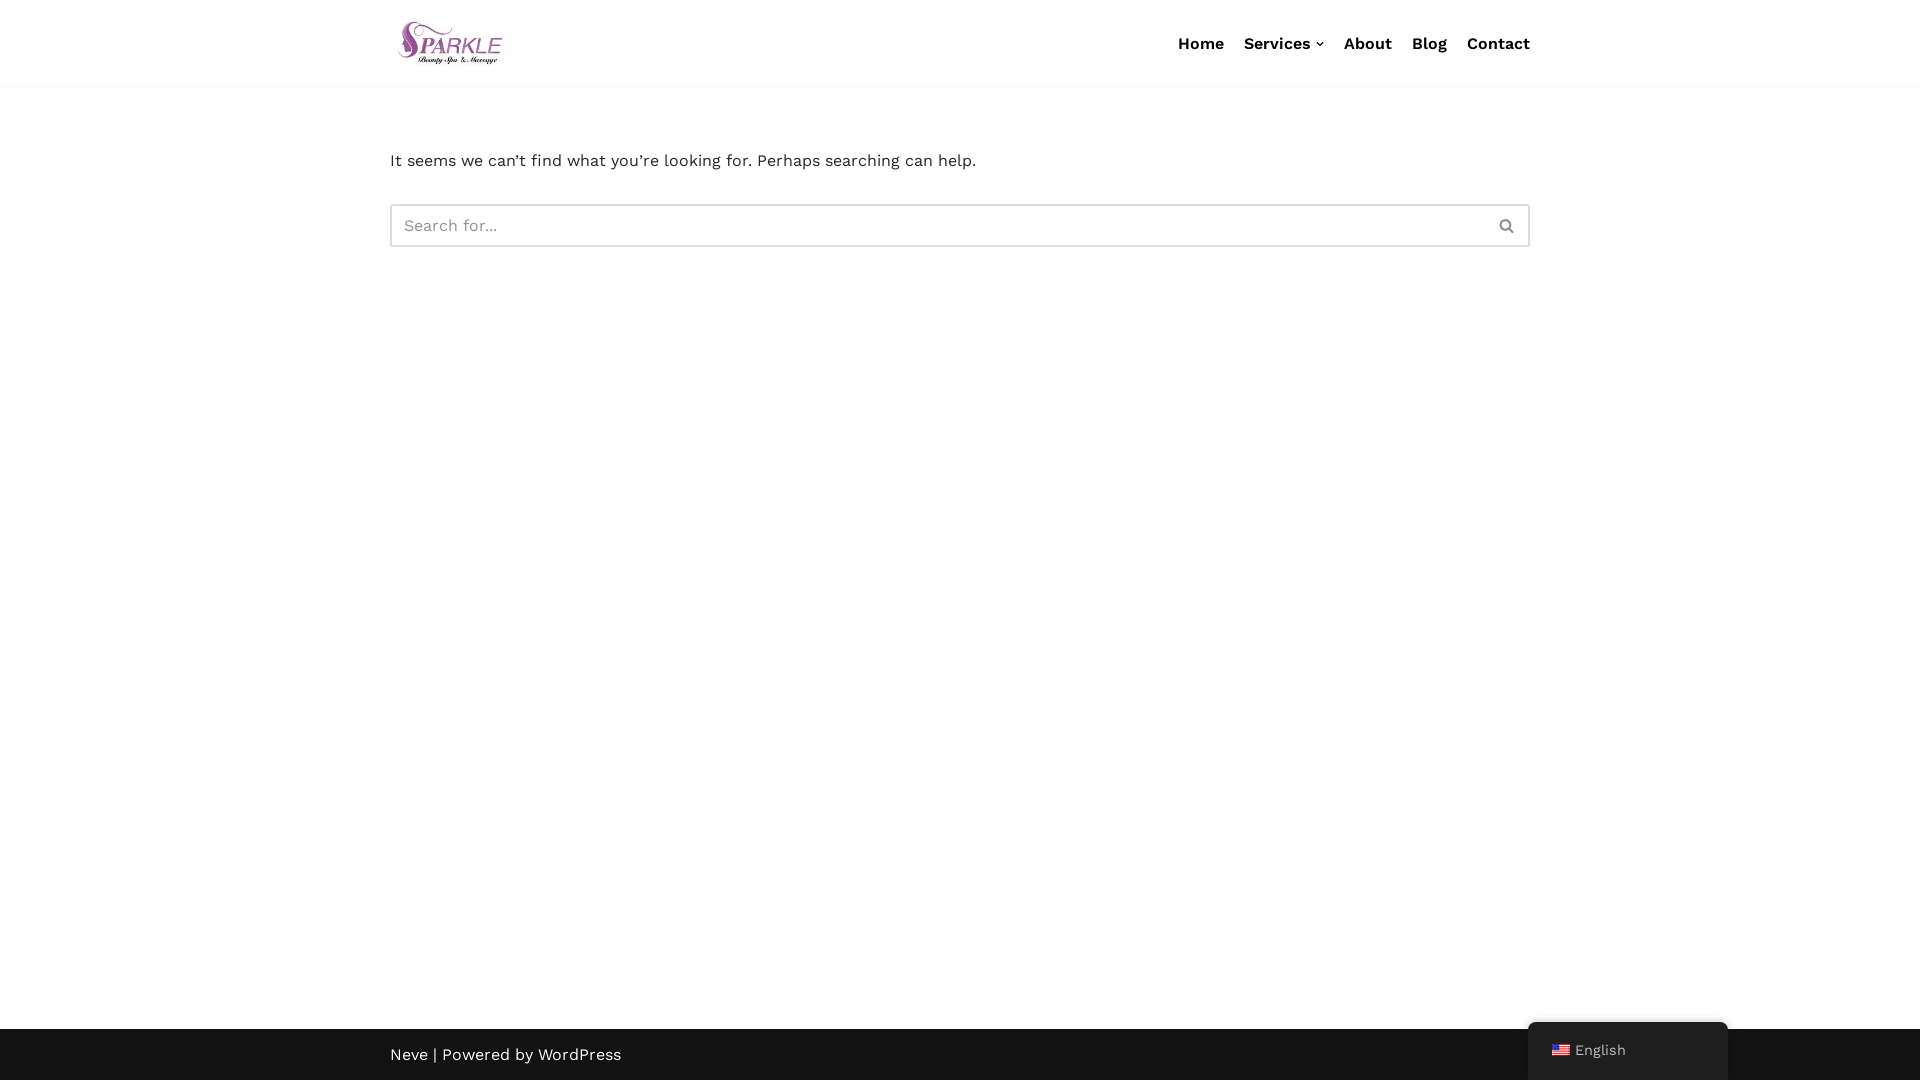  Describe the element at coordinates (578, 1053) in the screenshot. I see `'WordPress'` at that location.